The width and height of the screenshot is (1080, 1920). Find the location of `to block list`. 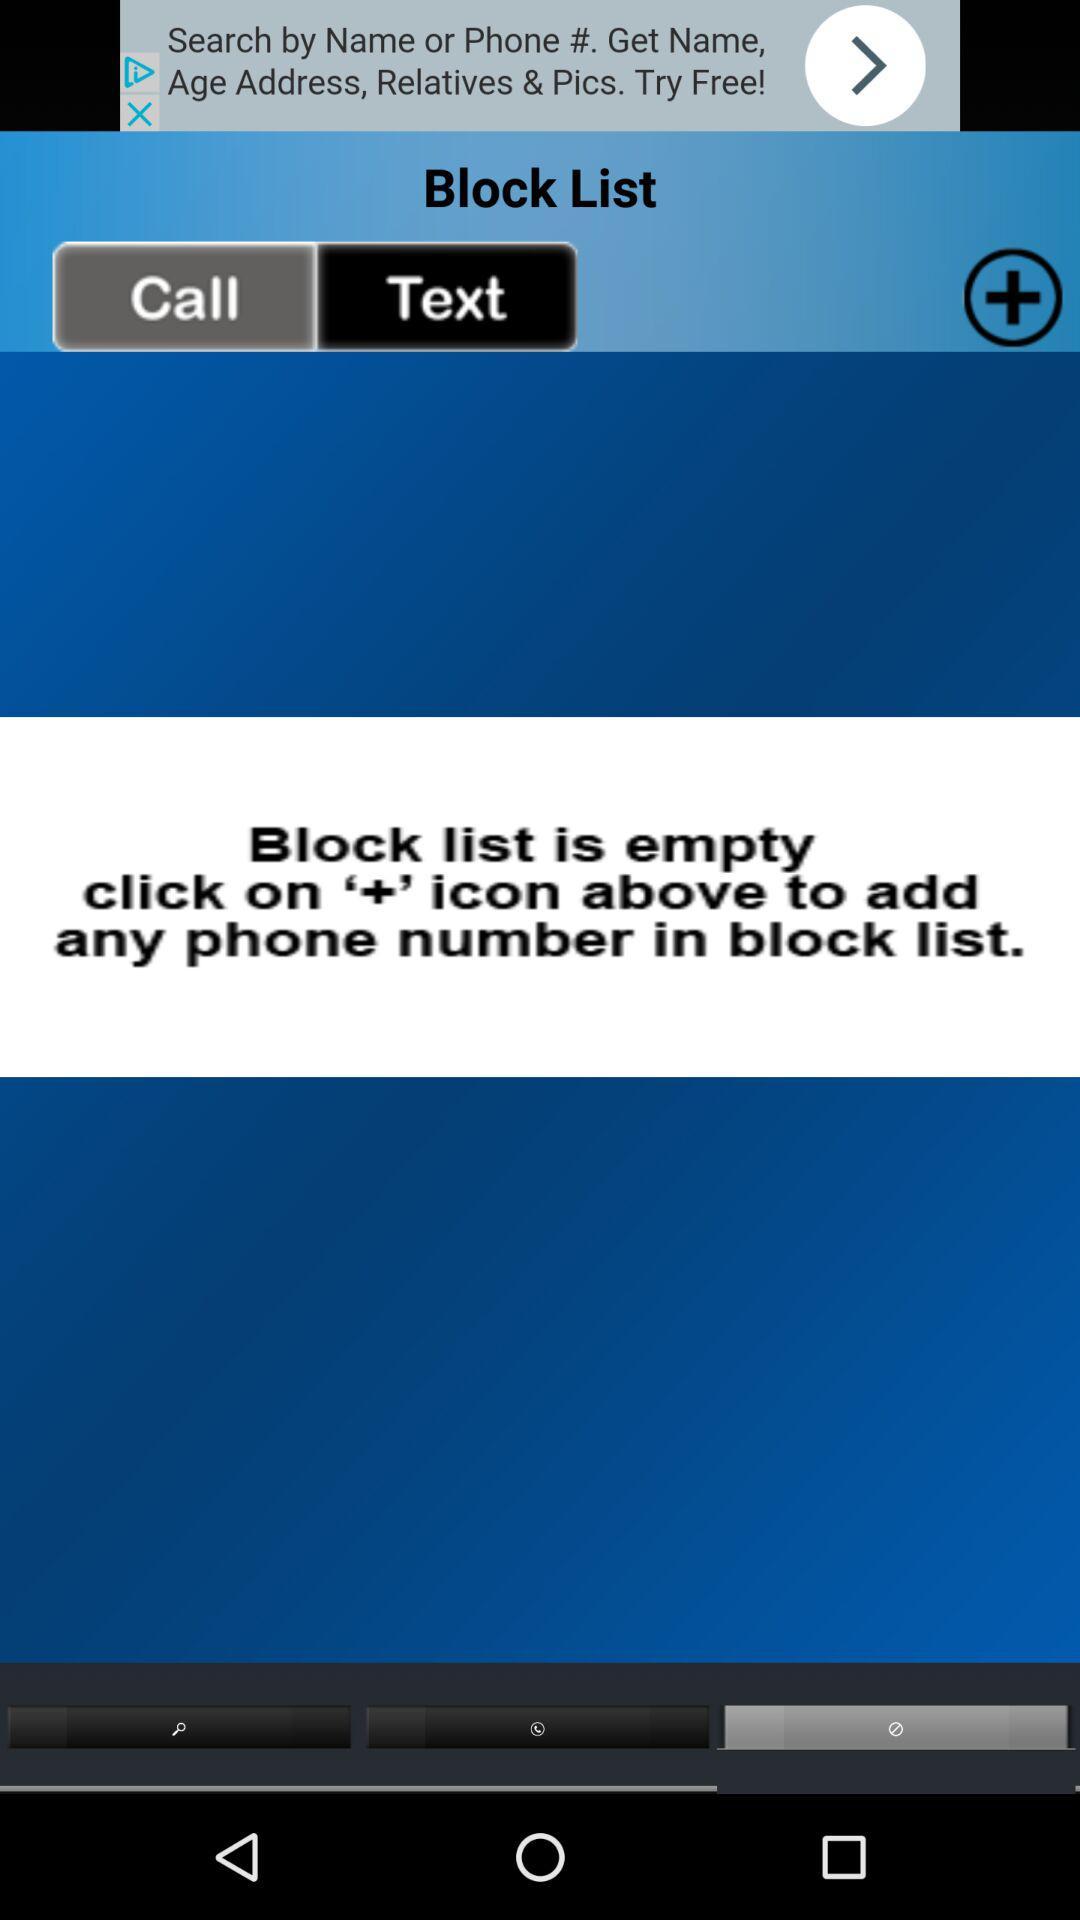

to block list is located at coordinates (1009, 295).